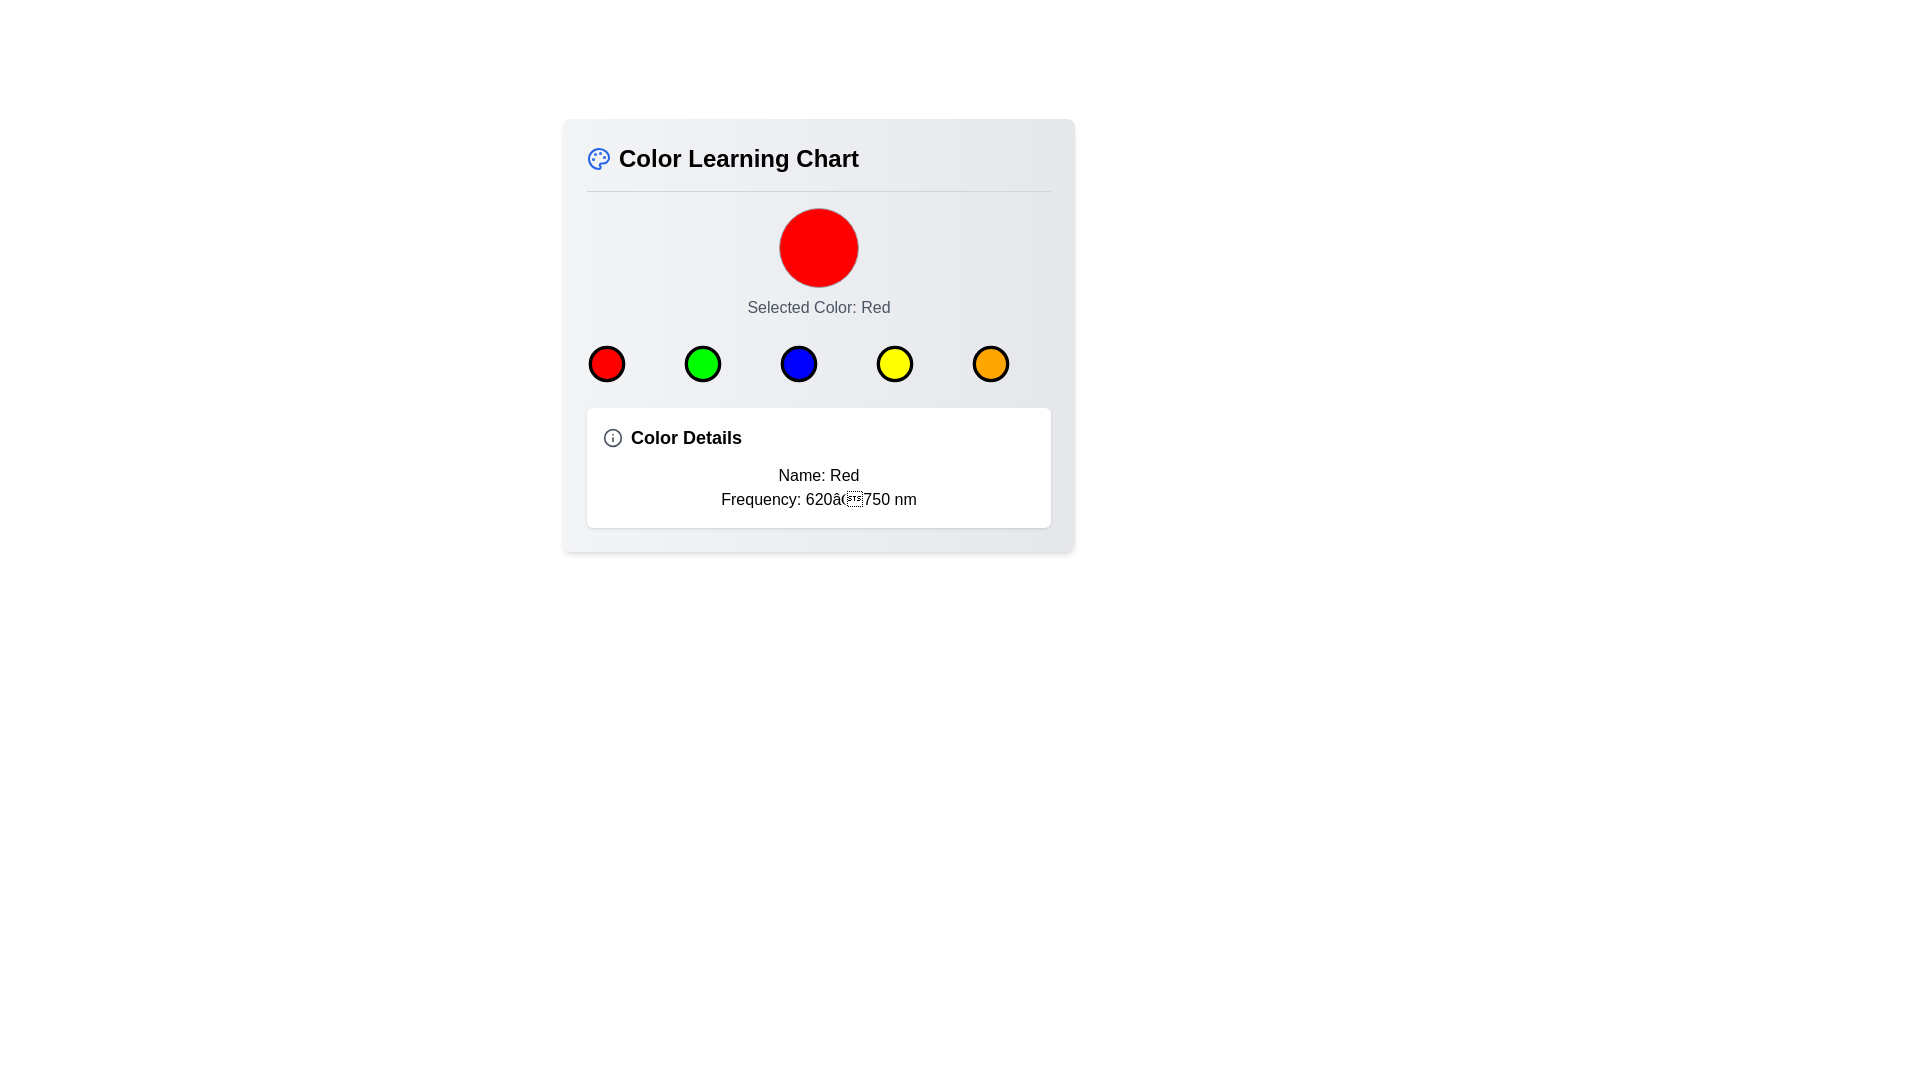 This screenshot has height=1080, width=1920. What do you see at coordinates (702, 363) in the screenshot?
I see `the circular green icon` at bounding box center [702, 363].